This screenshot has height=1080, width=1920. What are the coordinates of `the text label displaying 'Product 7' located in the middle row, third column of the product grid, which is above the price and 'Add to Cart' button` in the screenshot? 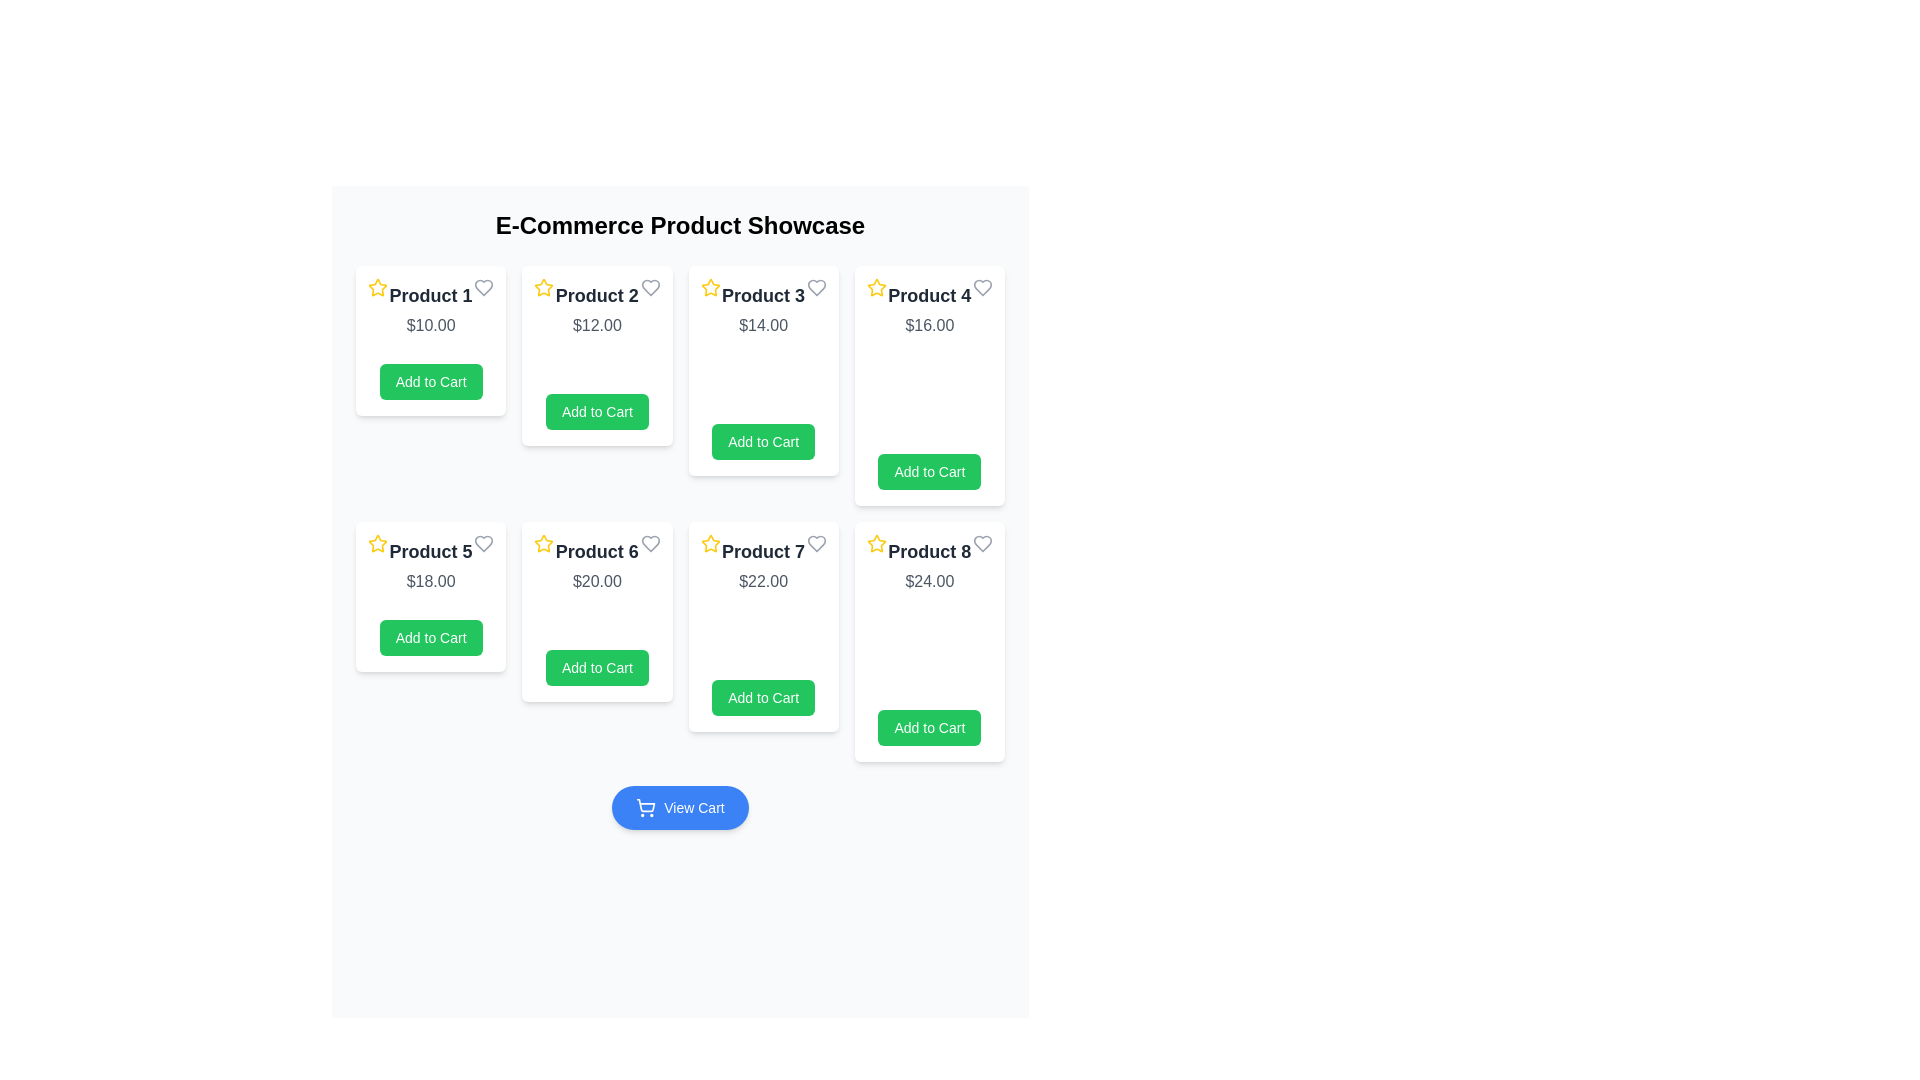 It's located at (762, 551).